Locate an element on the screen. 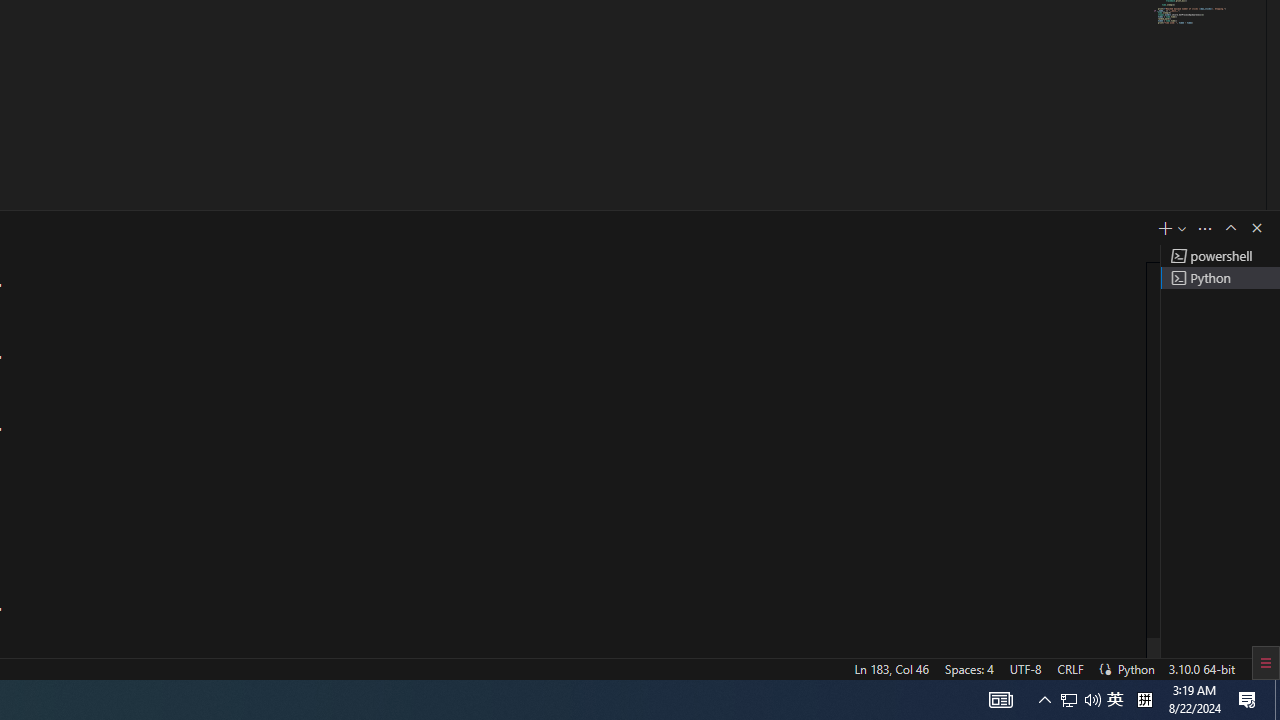 The width and height of the screenshot is (1280, 720). 'Maximize Panel Size' is located at coordinates (1229, 226).